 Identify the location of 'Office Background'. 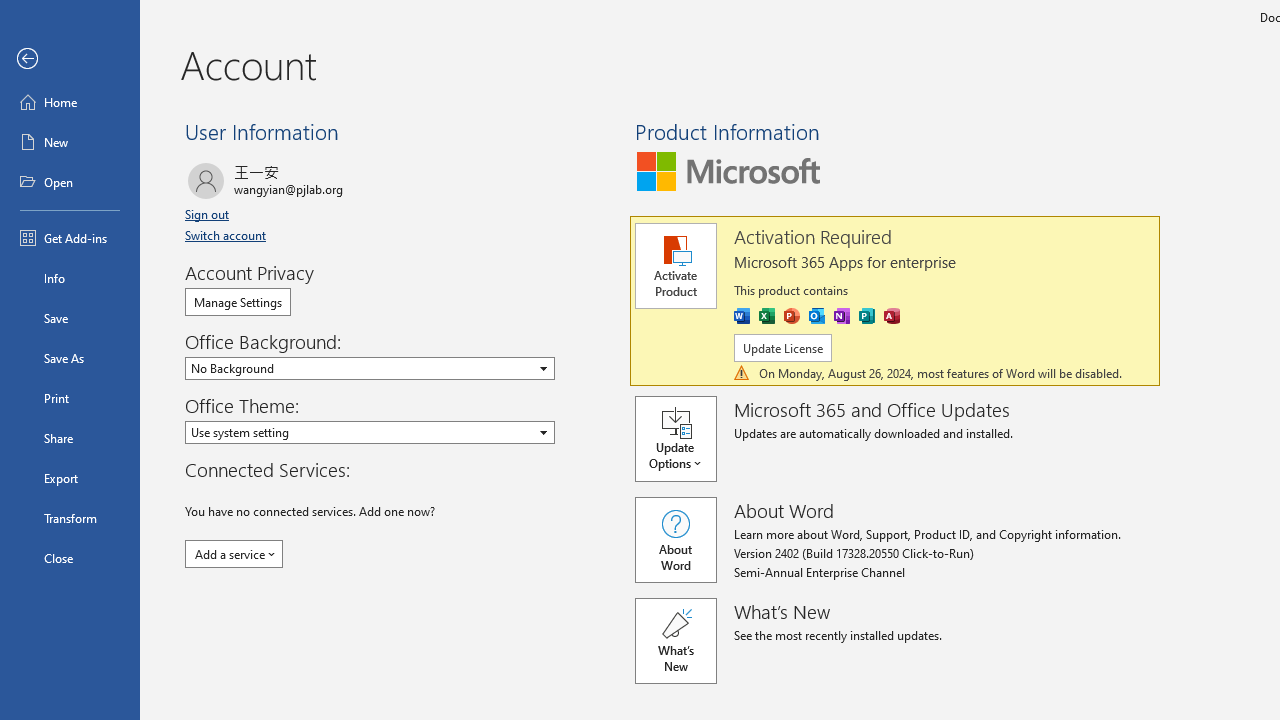
(370, 368).